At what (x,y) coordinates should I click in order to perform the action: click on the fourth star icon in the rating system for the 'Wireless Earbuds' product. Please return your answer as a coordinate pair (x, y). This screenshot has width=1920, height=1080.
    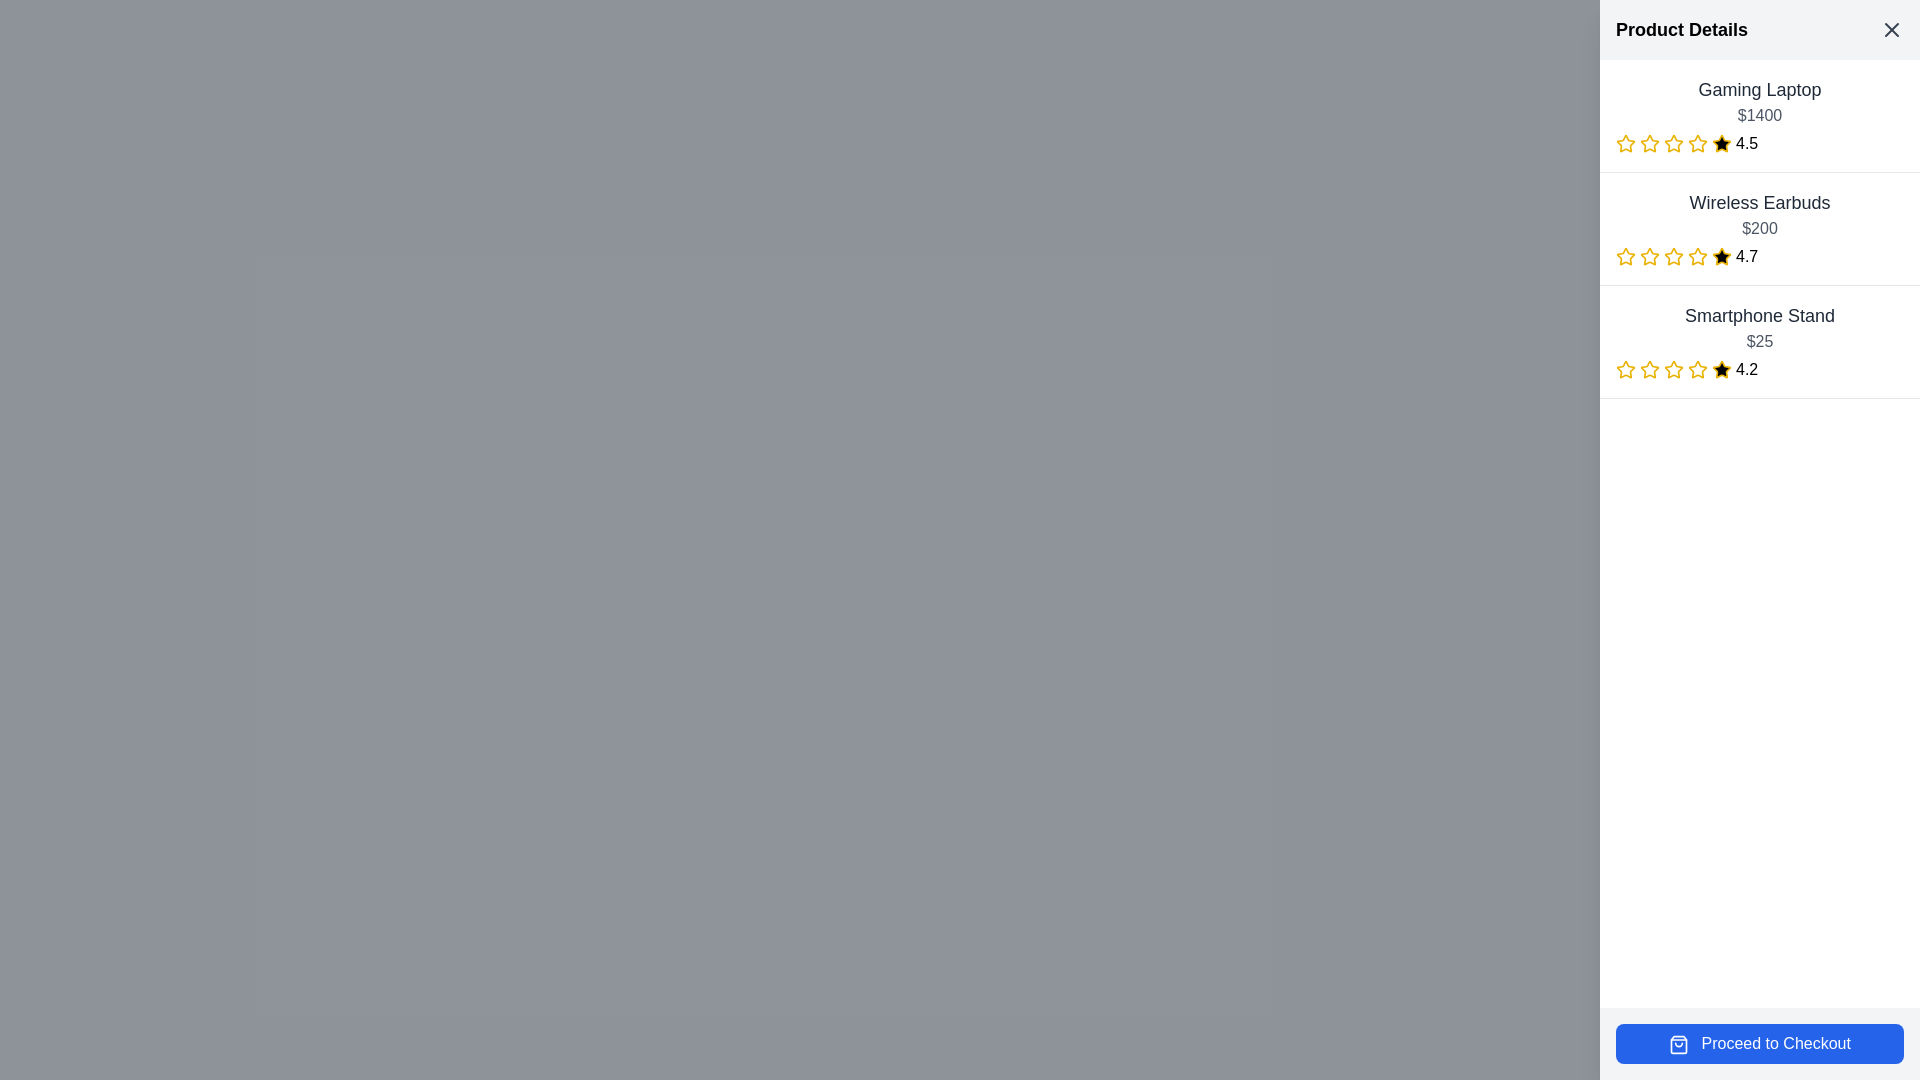
    Looking at the image, I should click on (1721, 255).